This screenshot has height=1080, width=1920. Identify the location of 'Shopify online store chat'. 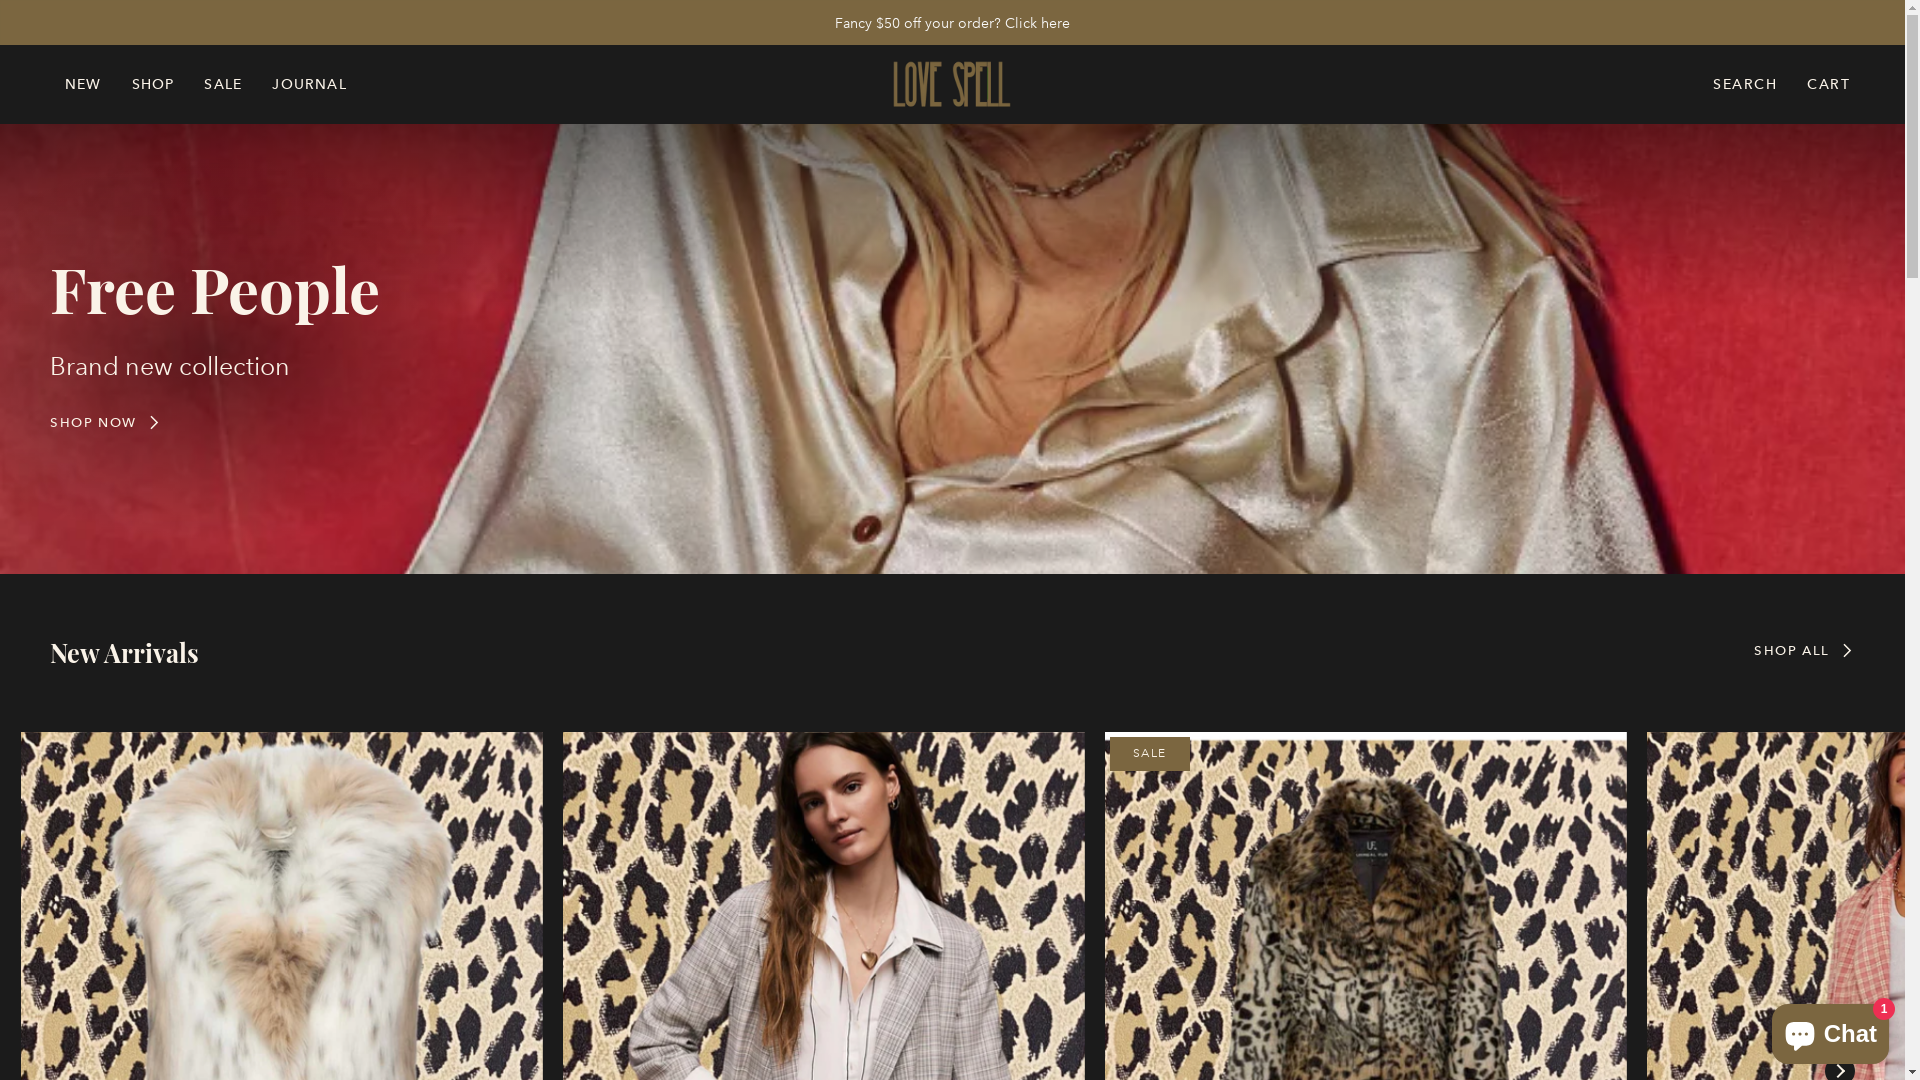
(1830, 1029).